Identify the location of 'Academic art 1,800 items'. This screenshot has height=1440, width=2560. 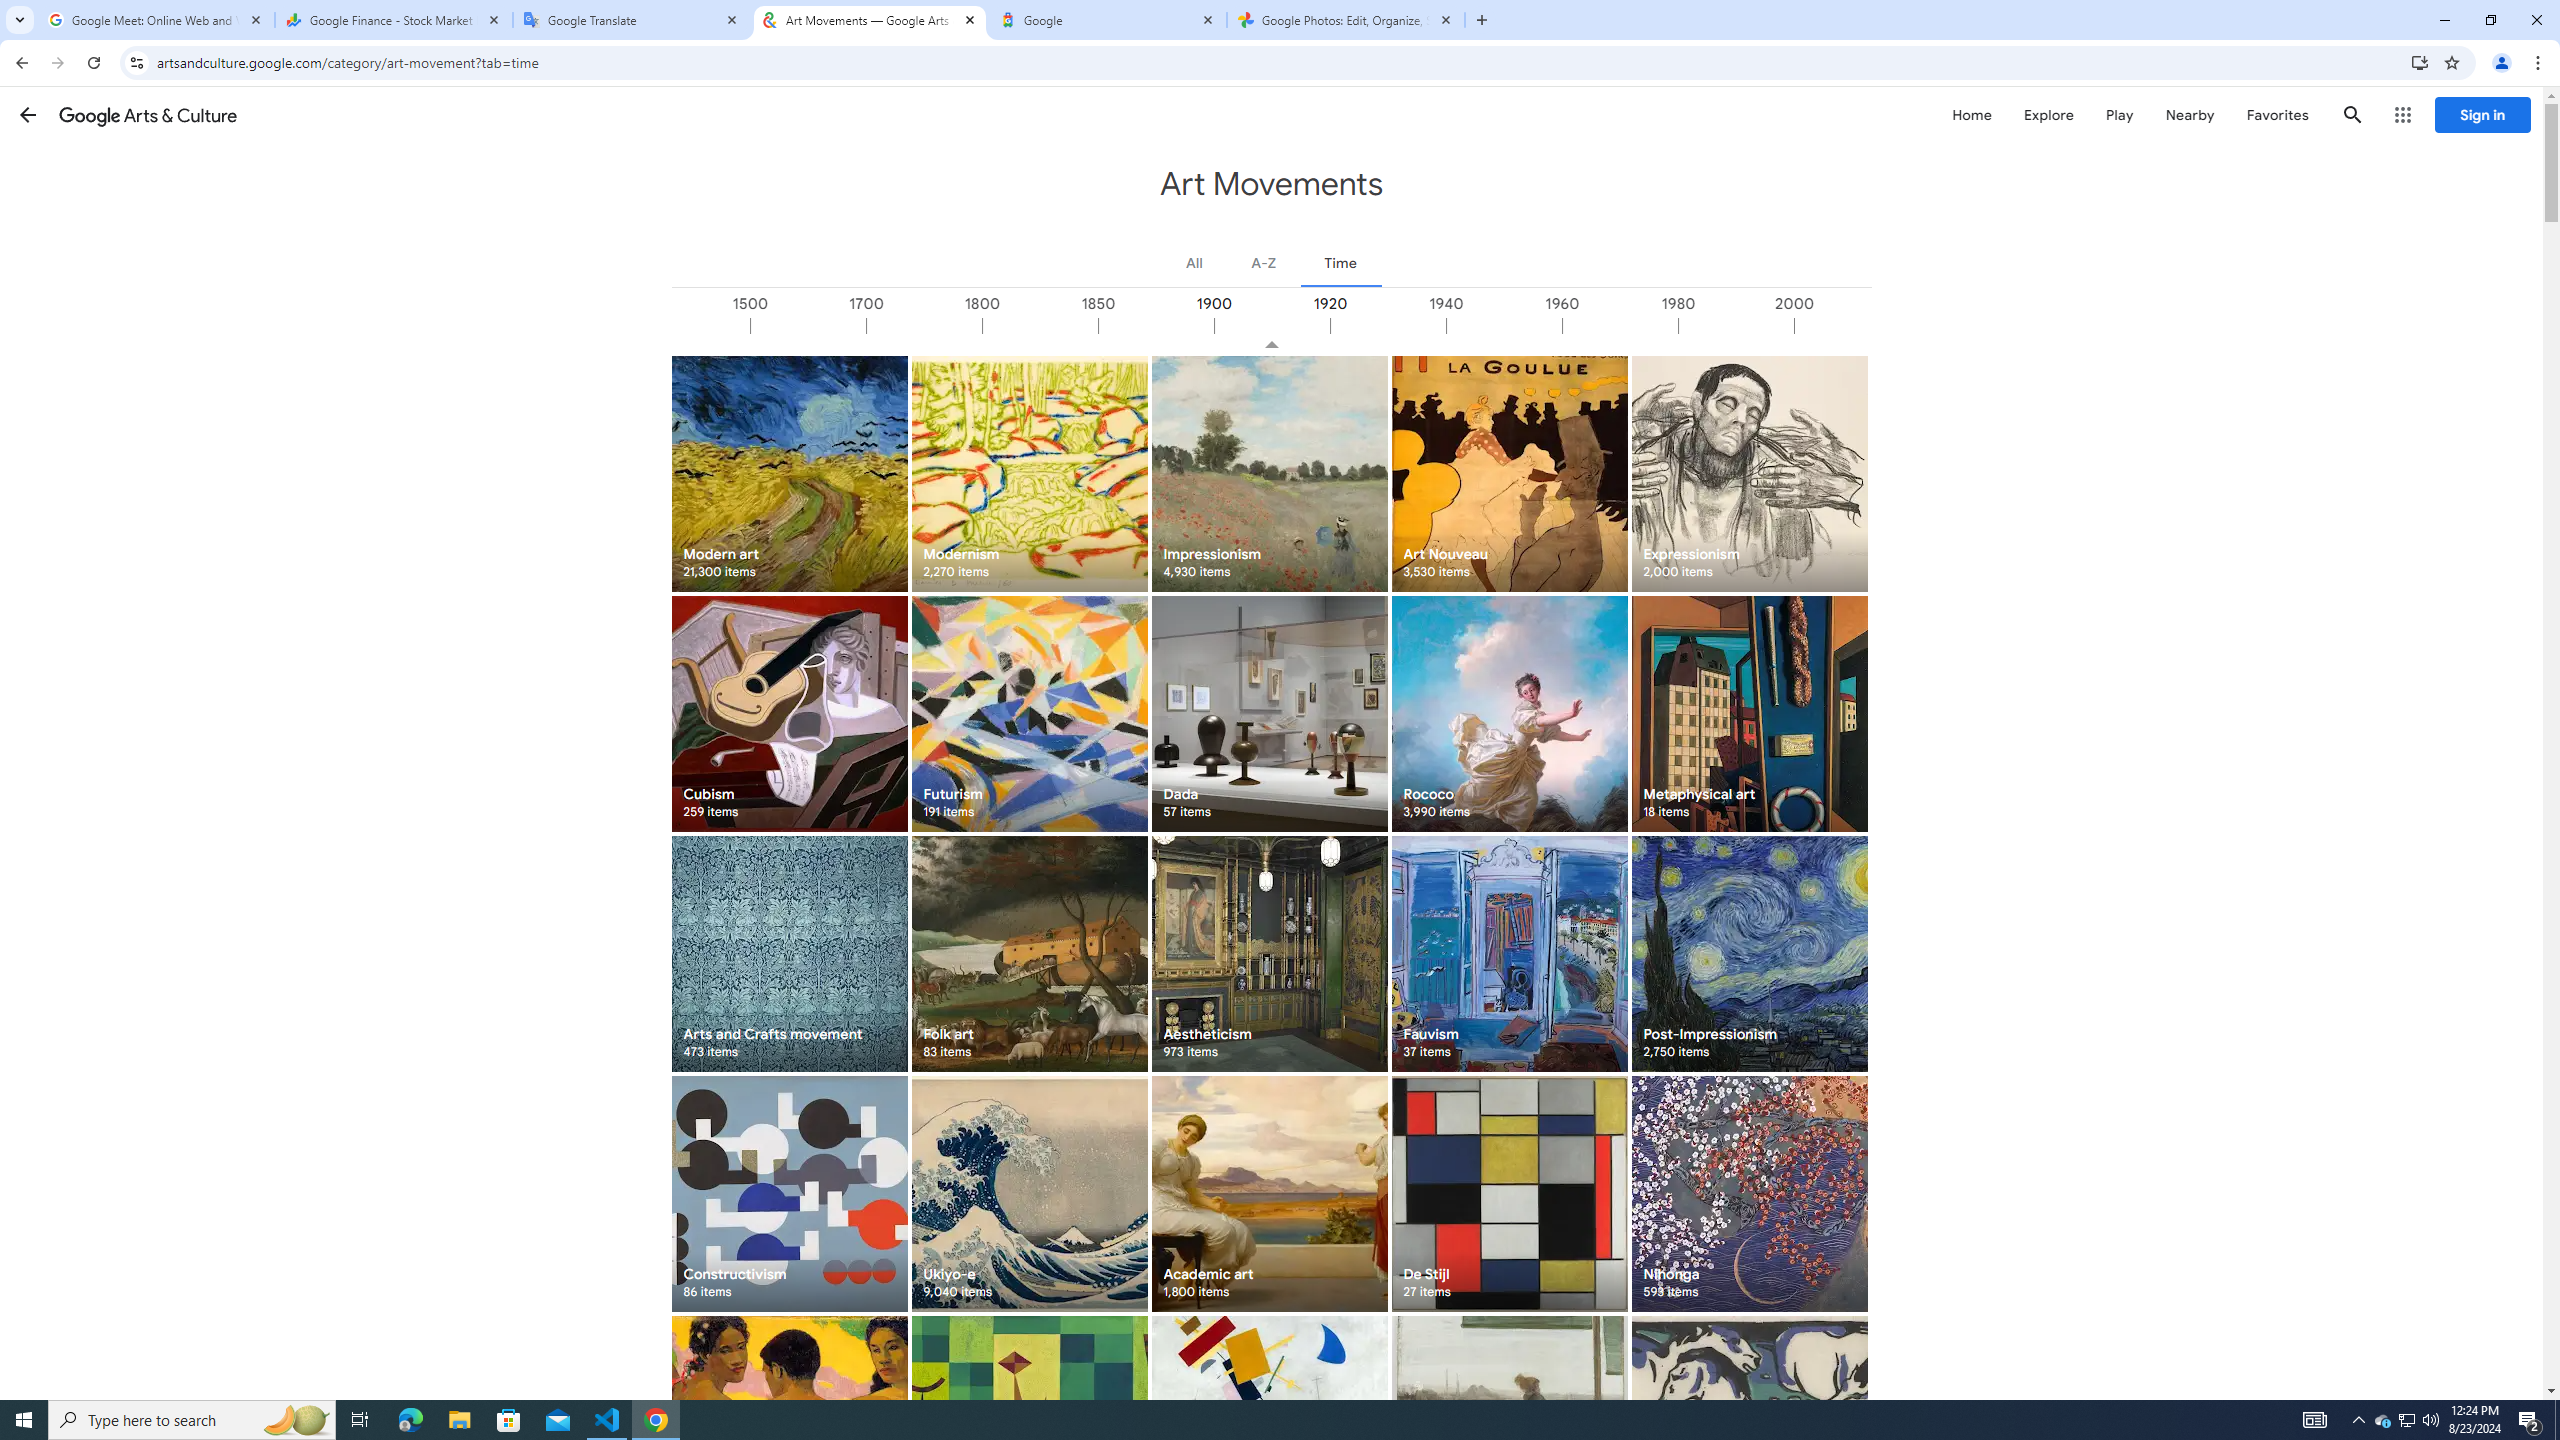
(1268, 1192).